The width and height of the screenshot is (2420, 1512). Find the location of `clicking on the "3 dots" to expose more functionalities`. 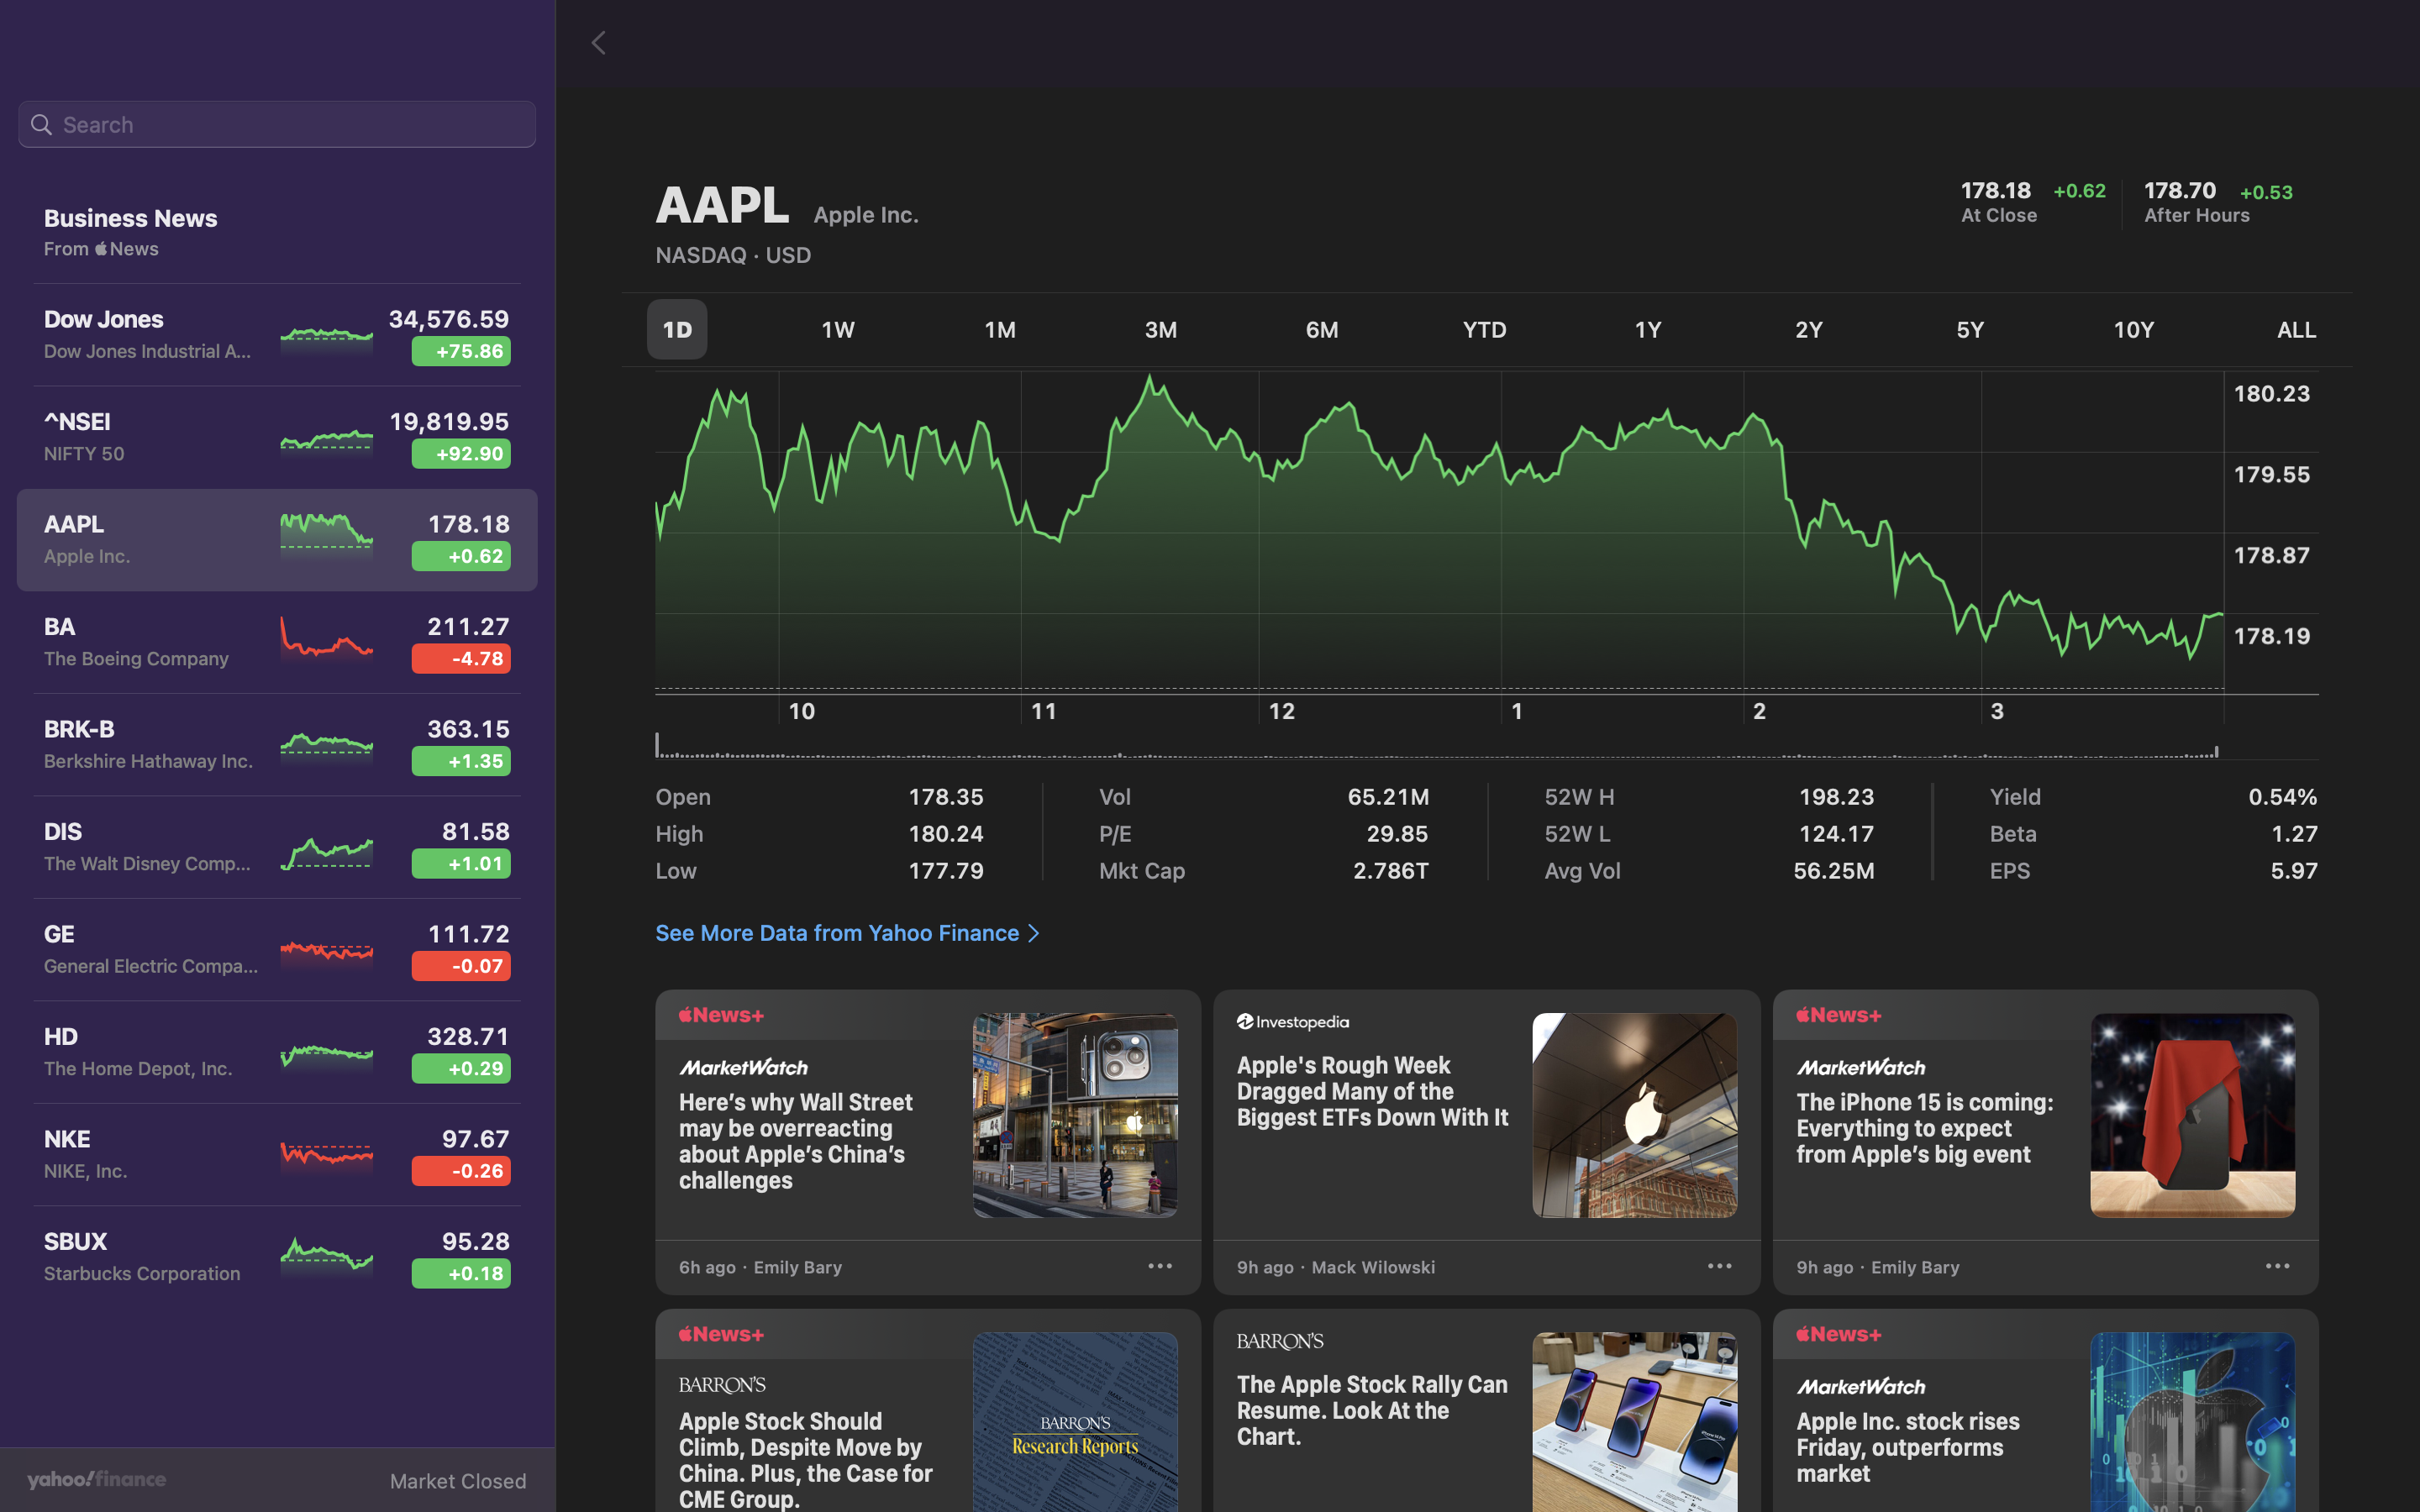

clicking on the "3 dots" to expose more functionalities is located at coordinates (2276, 1269).